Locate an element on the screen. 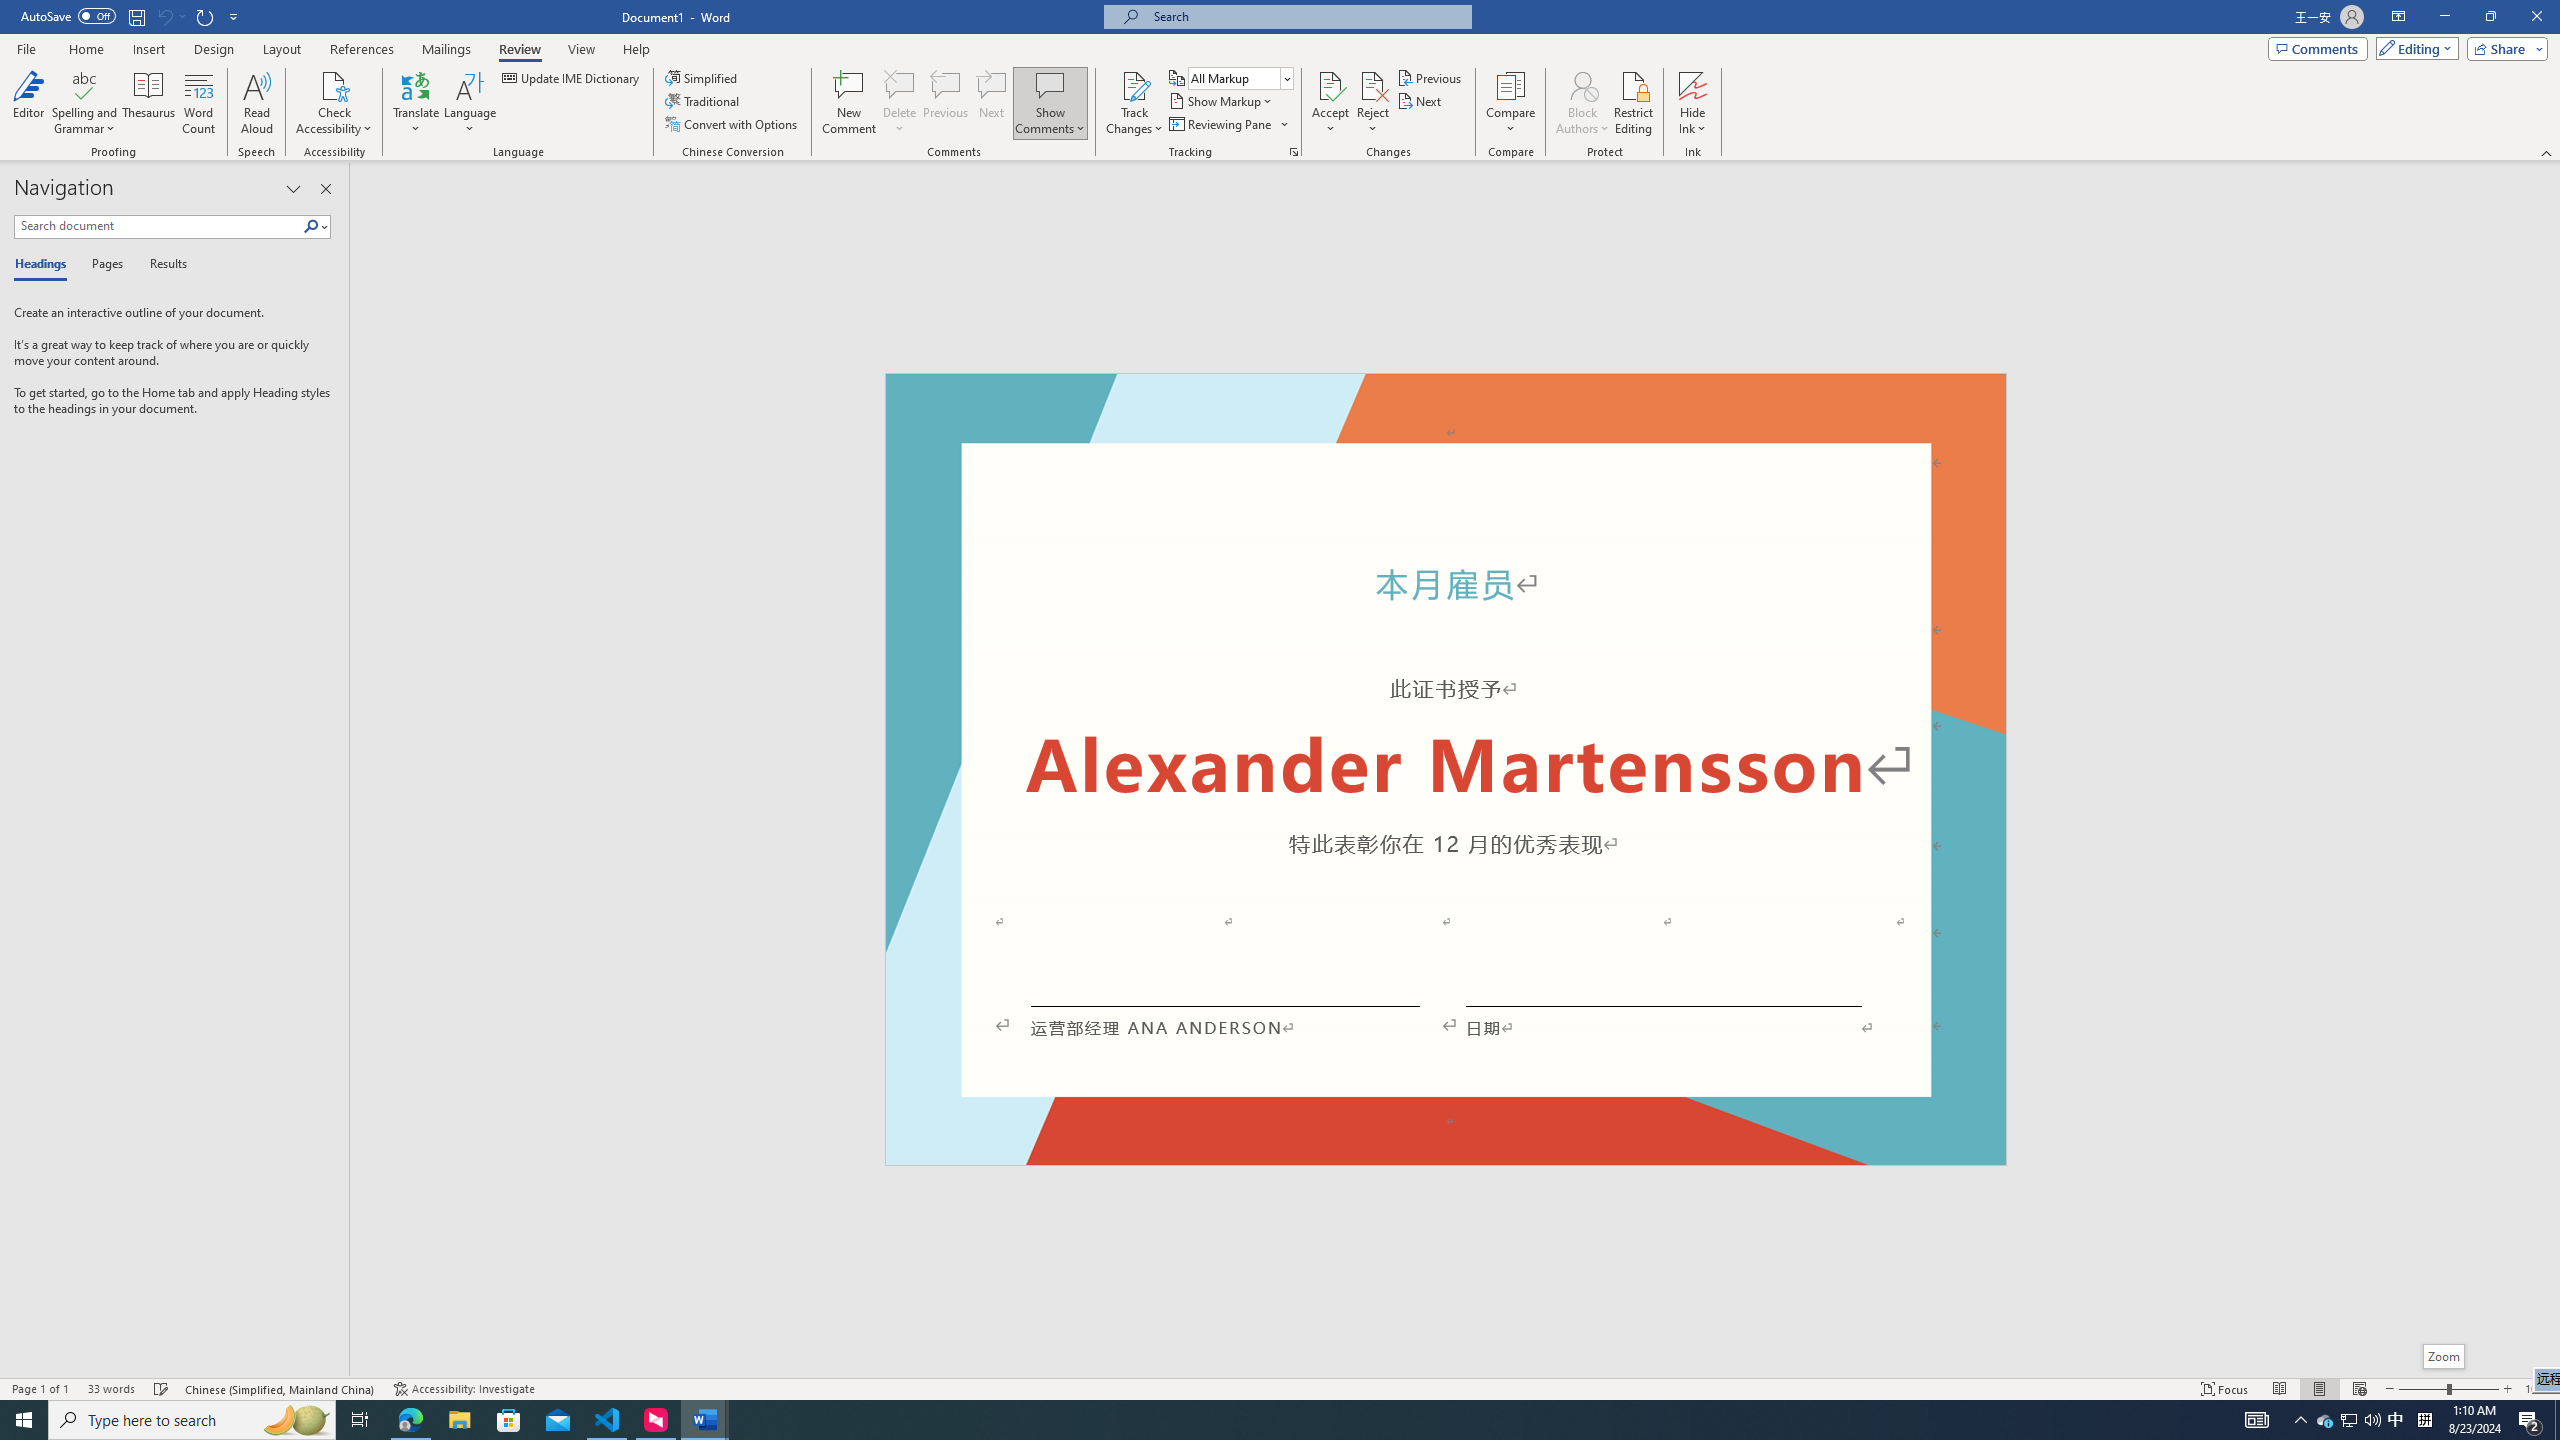 Image resolution: width=2560 pixels, height=1440 pixels. 'Can' is located at coordinates (163, 15).